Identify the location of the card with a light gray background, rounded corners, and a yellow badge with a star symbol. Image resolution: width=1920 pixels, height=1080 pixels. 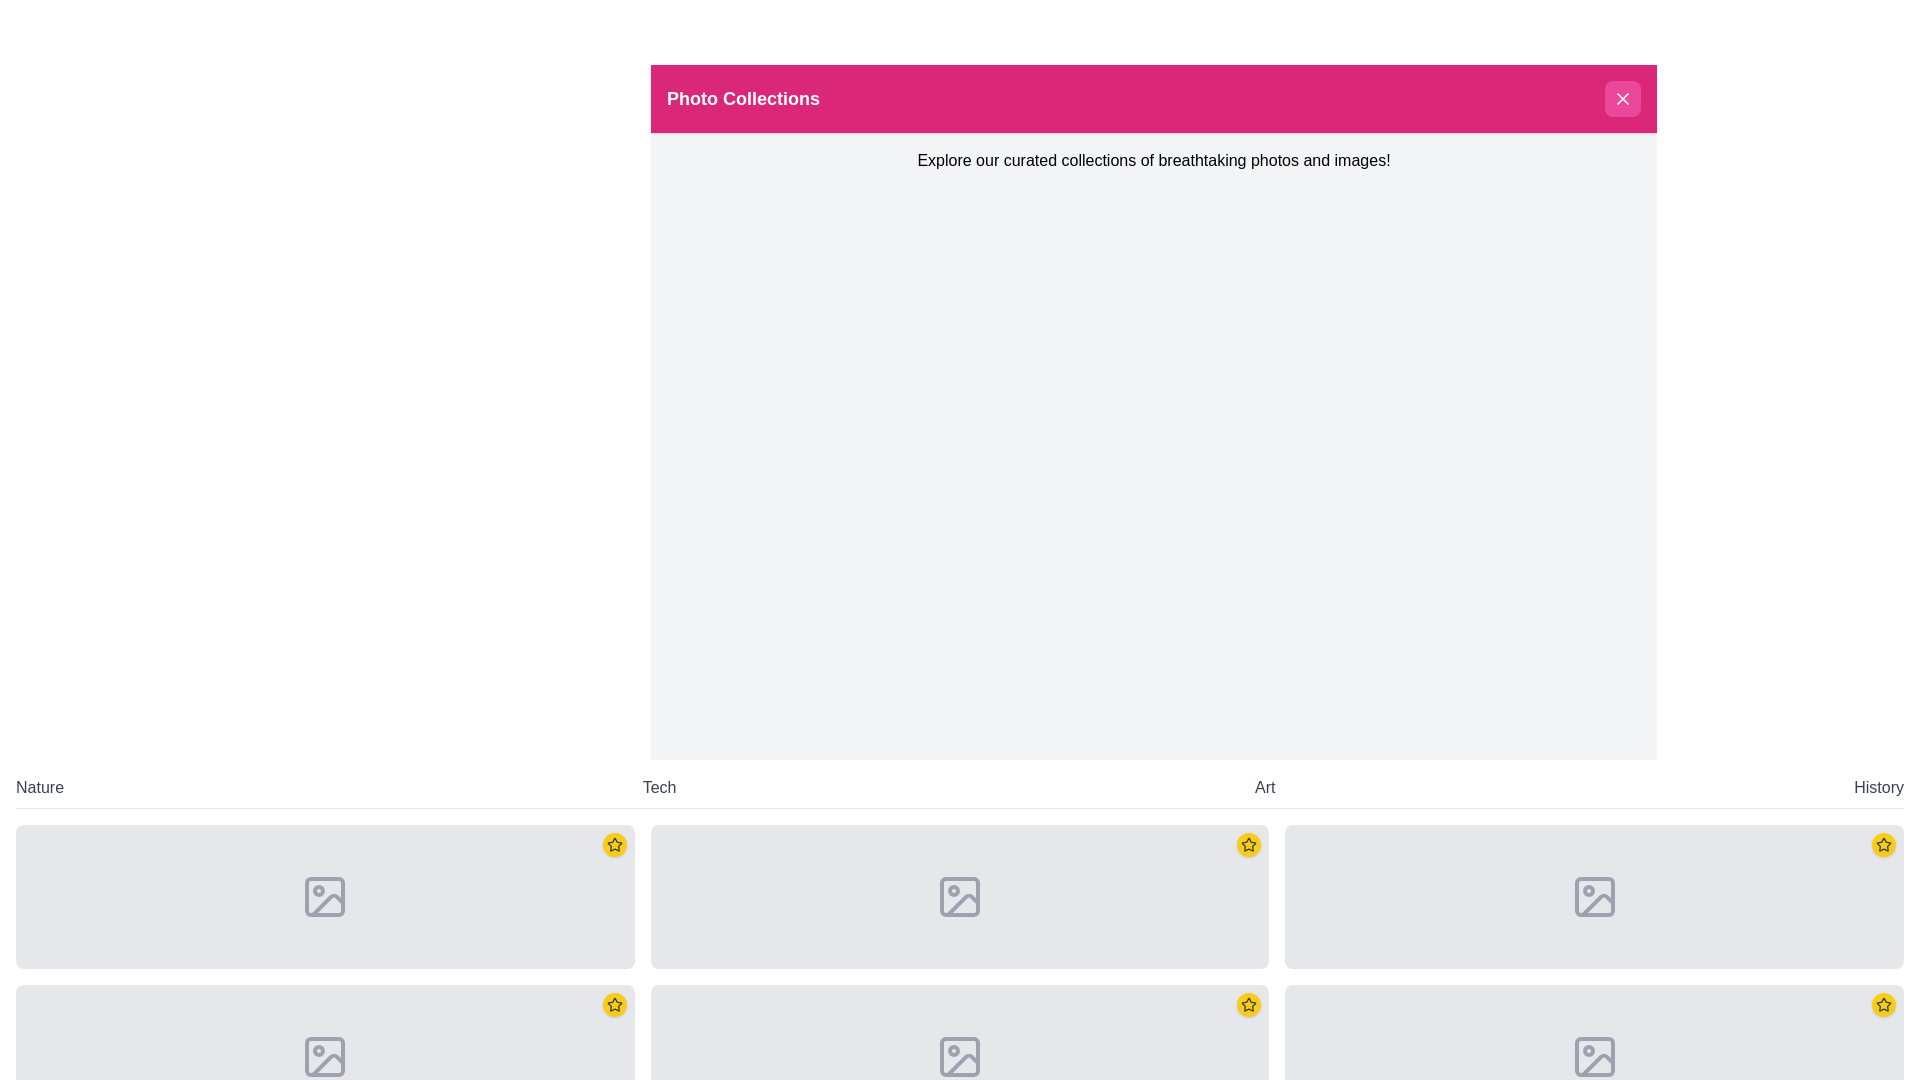
(1593, 896).